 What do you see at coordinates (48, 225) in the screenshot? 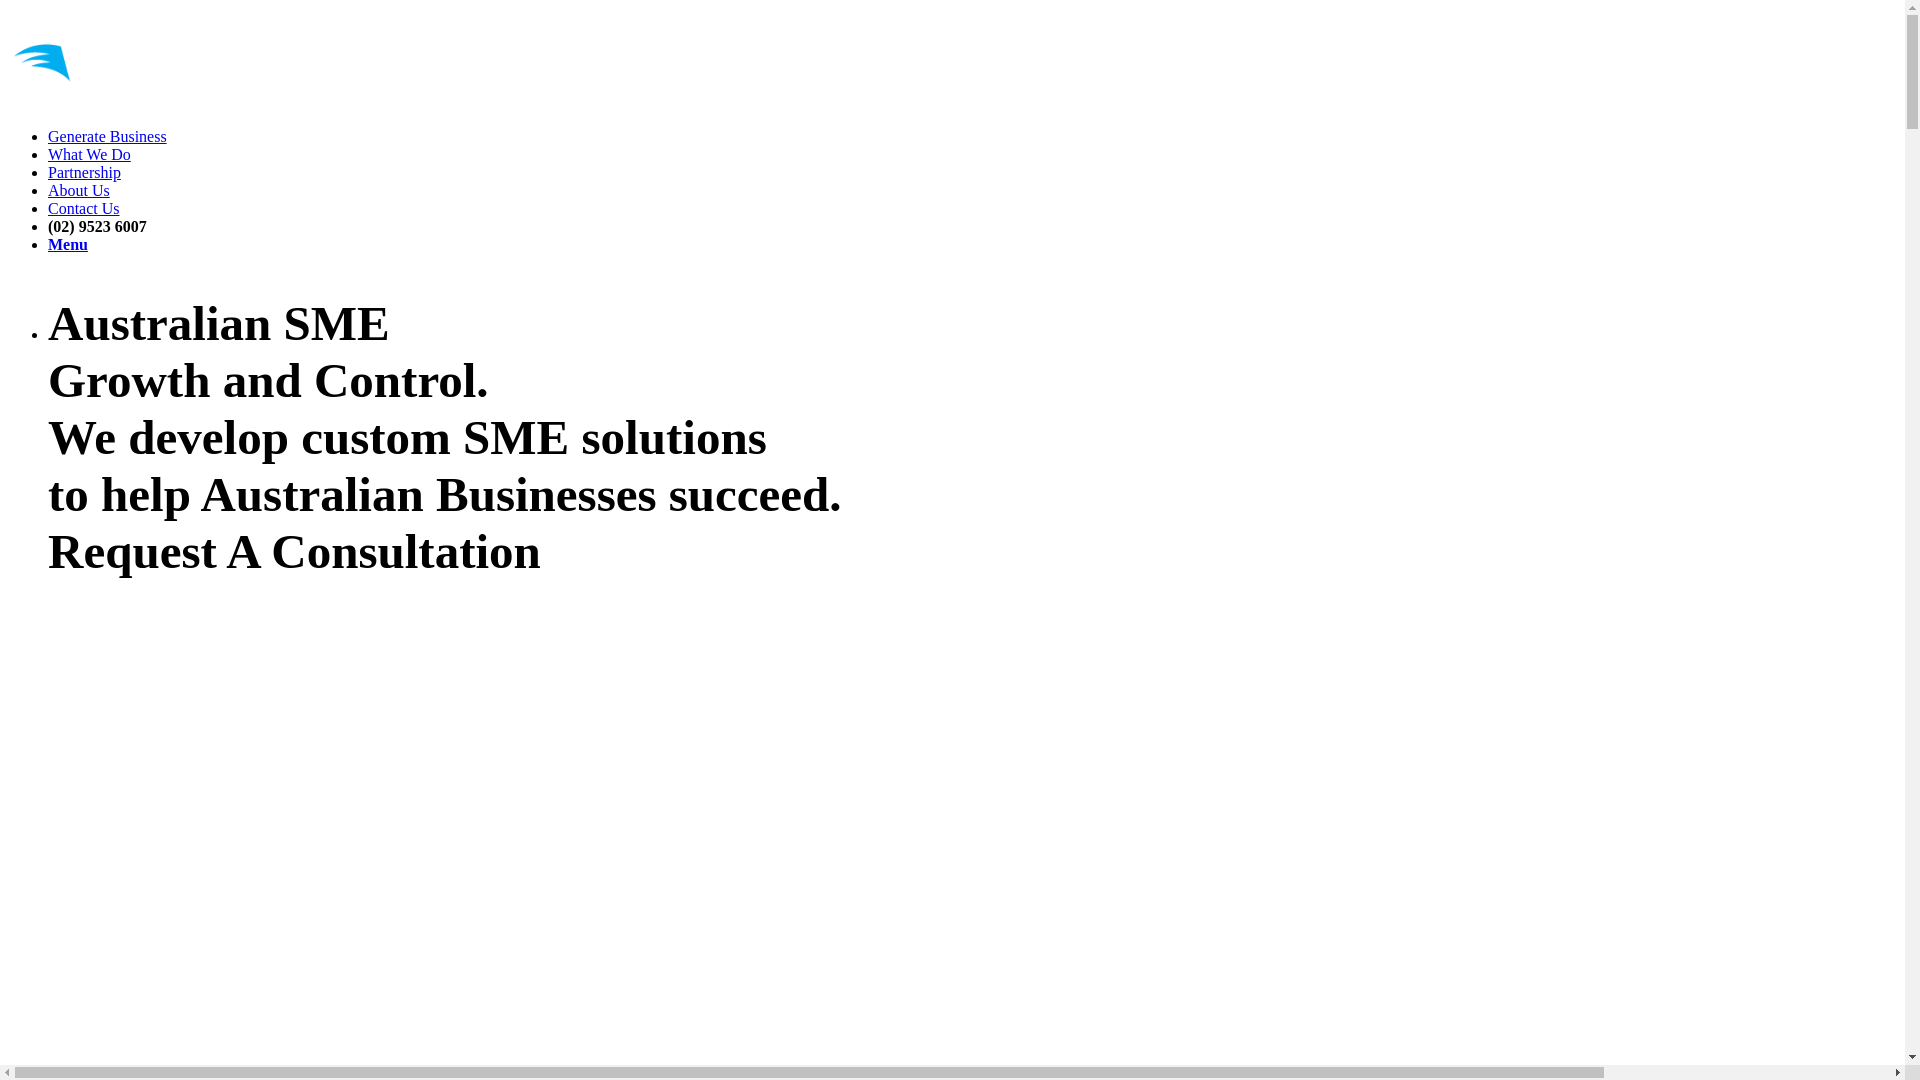
I see `'(02) 9523 6007'` at bounding box center [48, 225].